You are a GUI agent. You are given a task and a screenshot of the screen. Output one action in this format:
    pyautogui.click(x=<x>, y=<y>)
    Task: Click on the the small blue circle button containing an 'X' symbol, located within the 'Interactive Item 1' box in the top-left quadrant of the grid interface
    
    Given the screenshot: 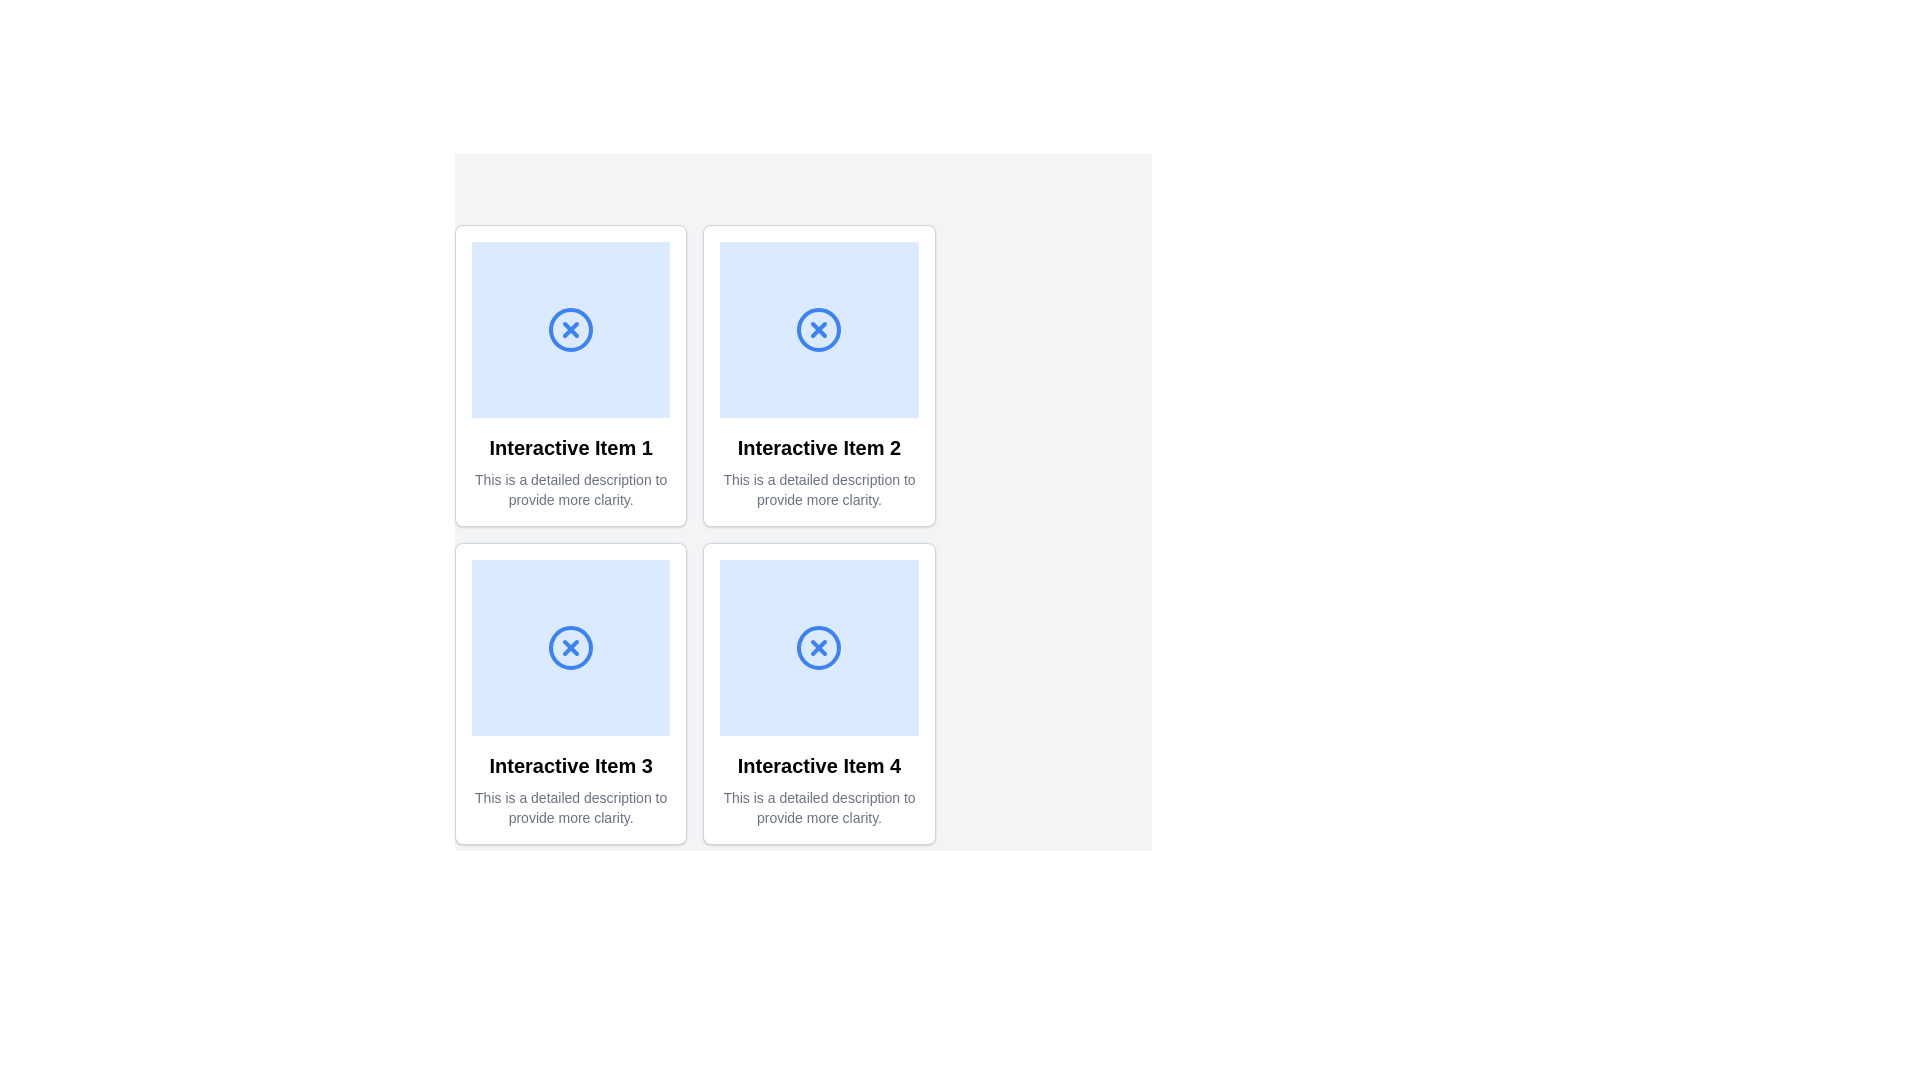 What is the action you would take?
    pyautogui.click(x=570, y=329)
    